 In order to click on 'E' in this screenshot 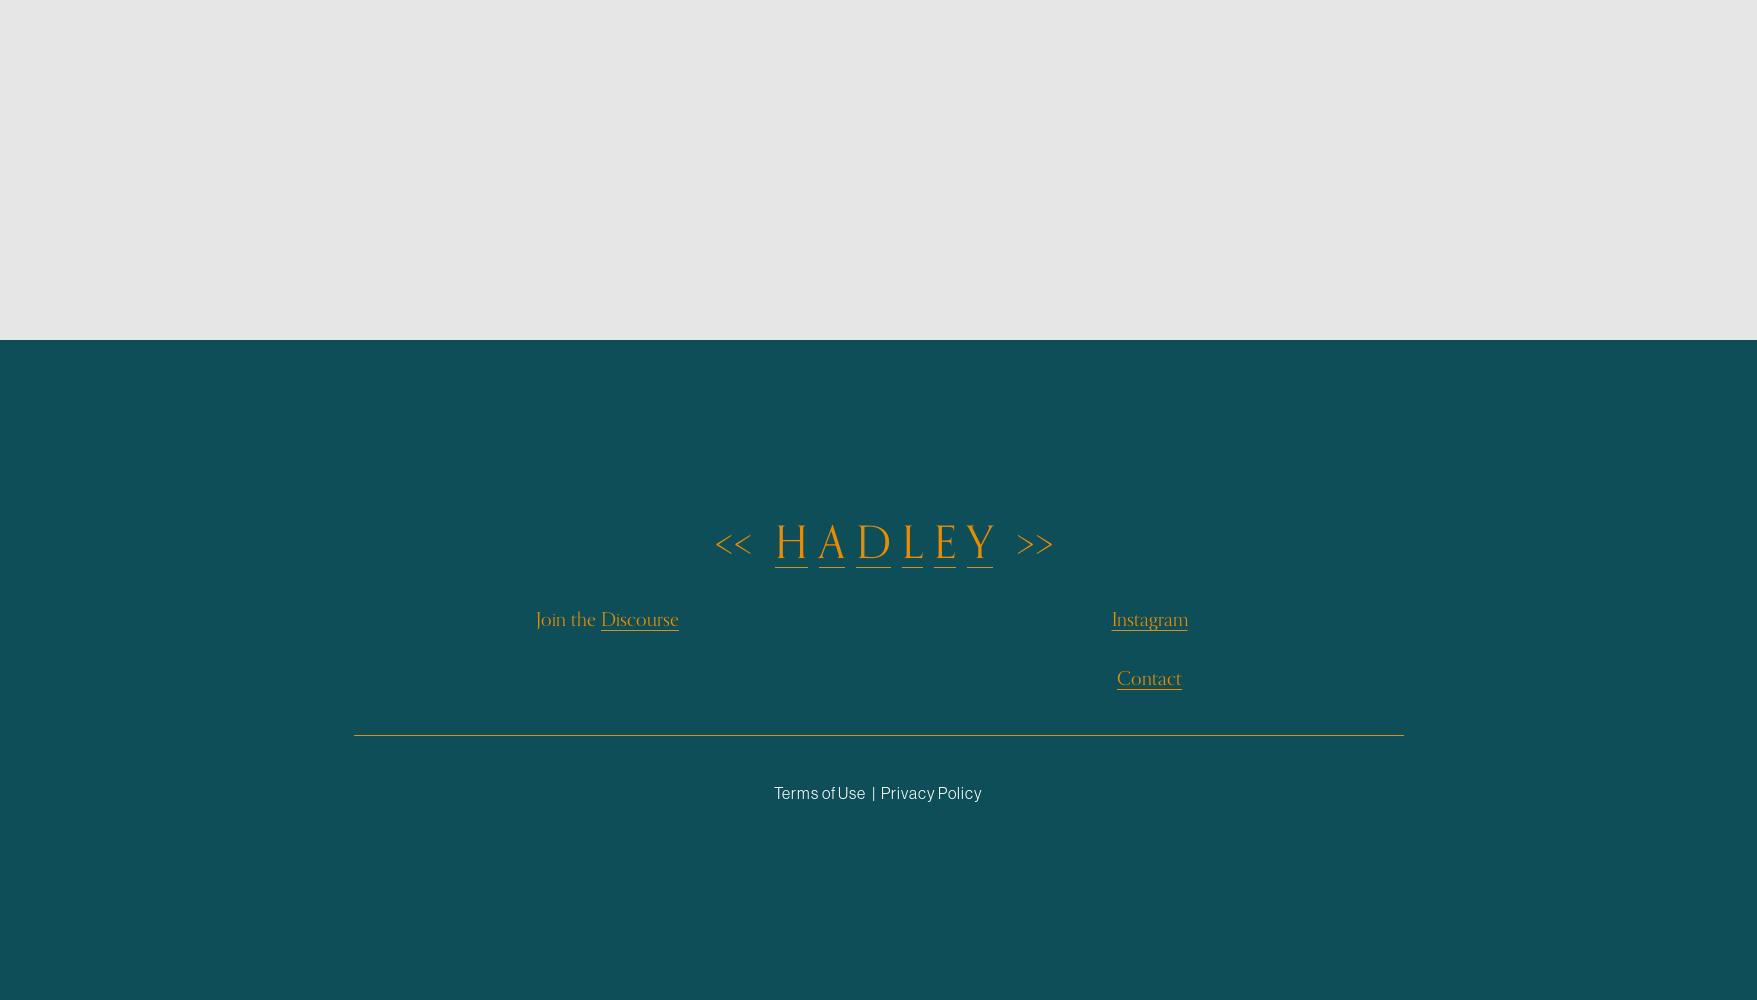, I will do `click(943, 543)`.